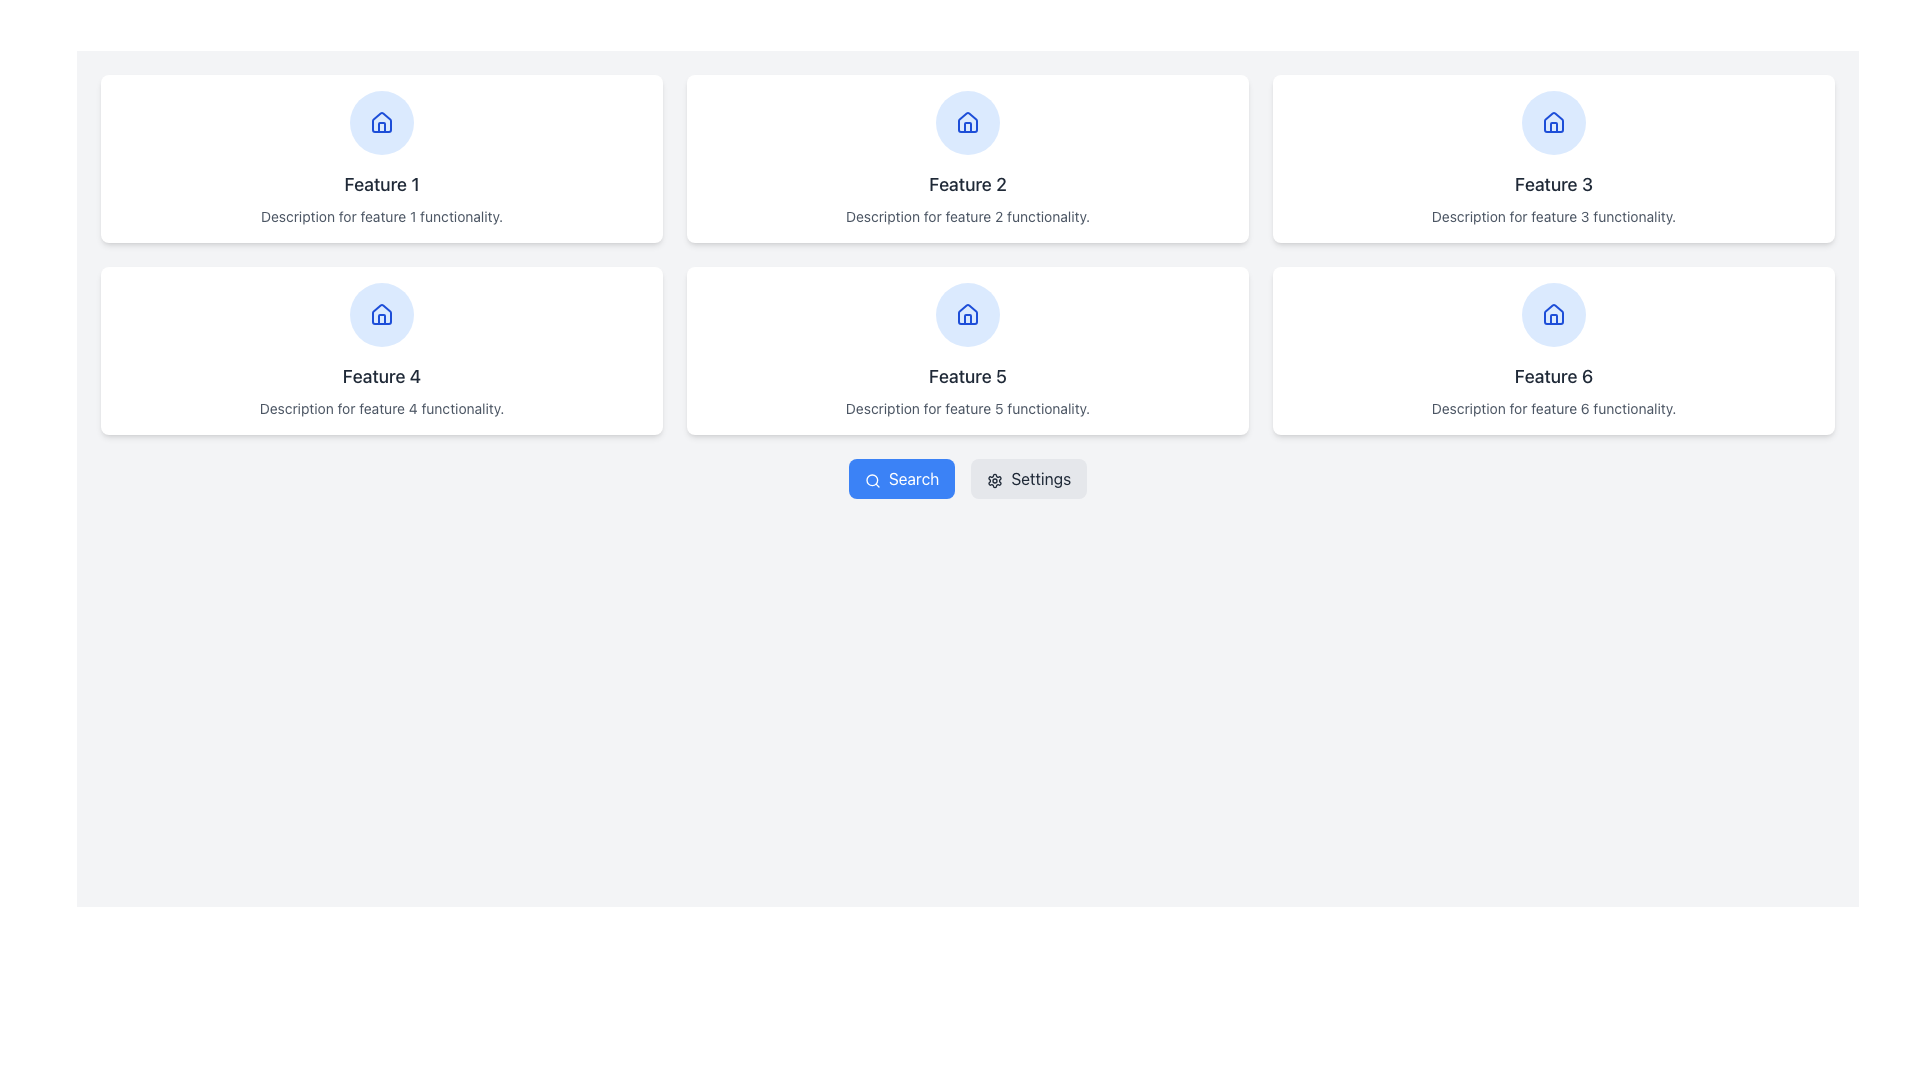 This screenshot has height=1080, width=1920. Describe the element at coordinates (382, 122) in the screenshot. I see `the icon representing 'Feature 4'` at that location.